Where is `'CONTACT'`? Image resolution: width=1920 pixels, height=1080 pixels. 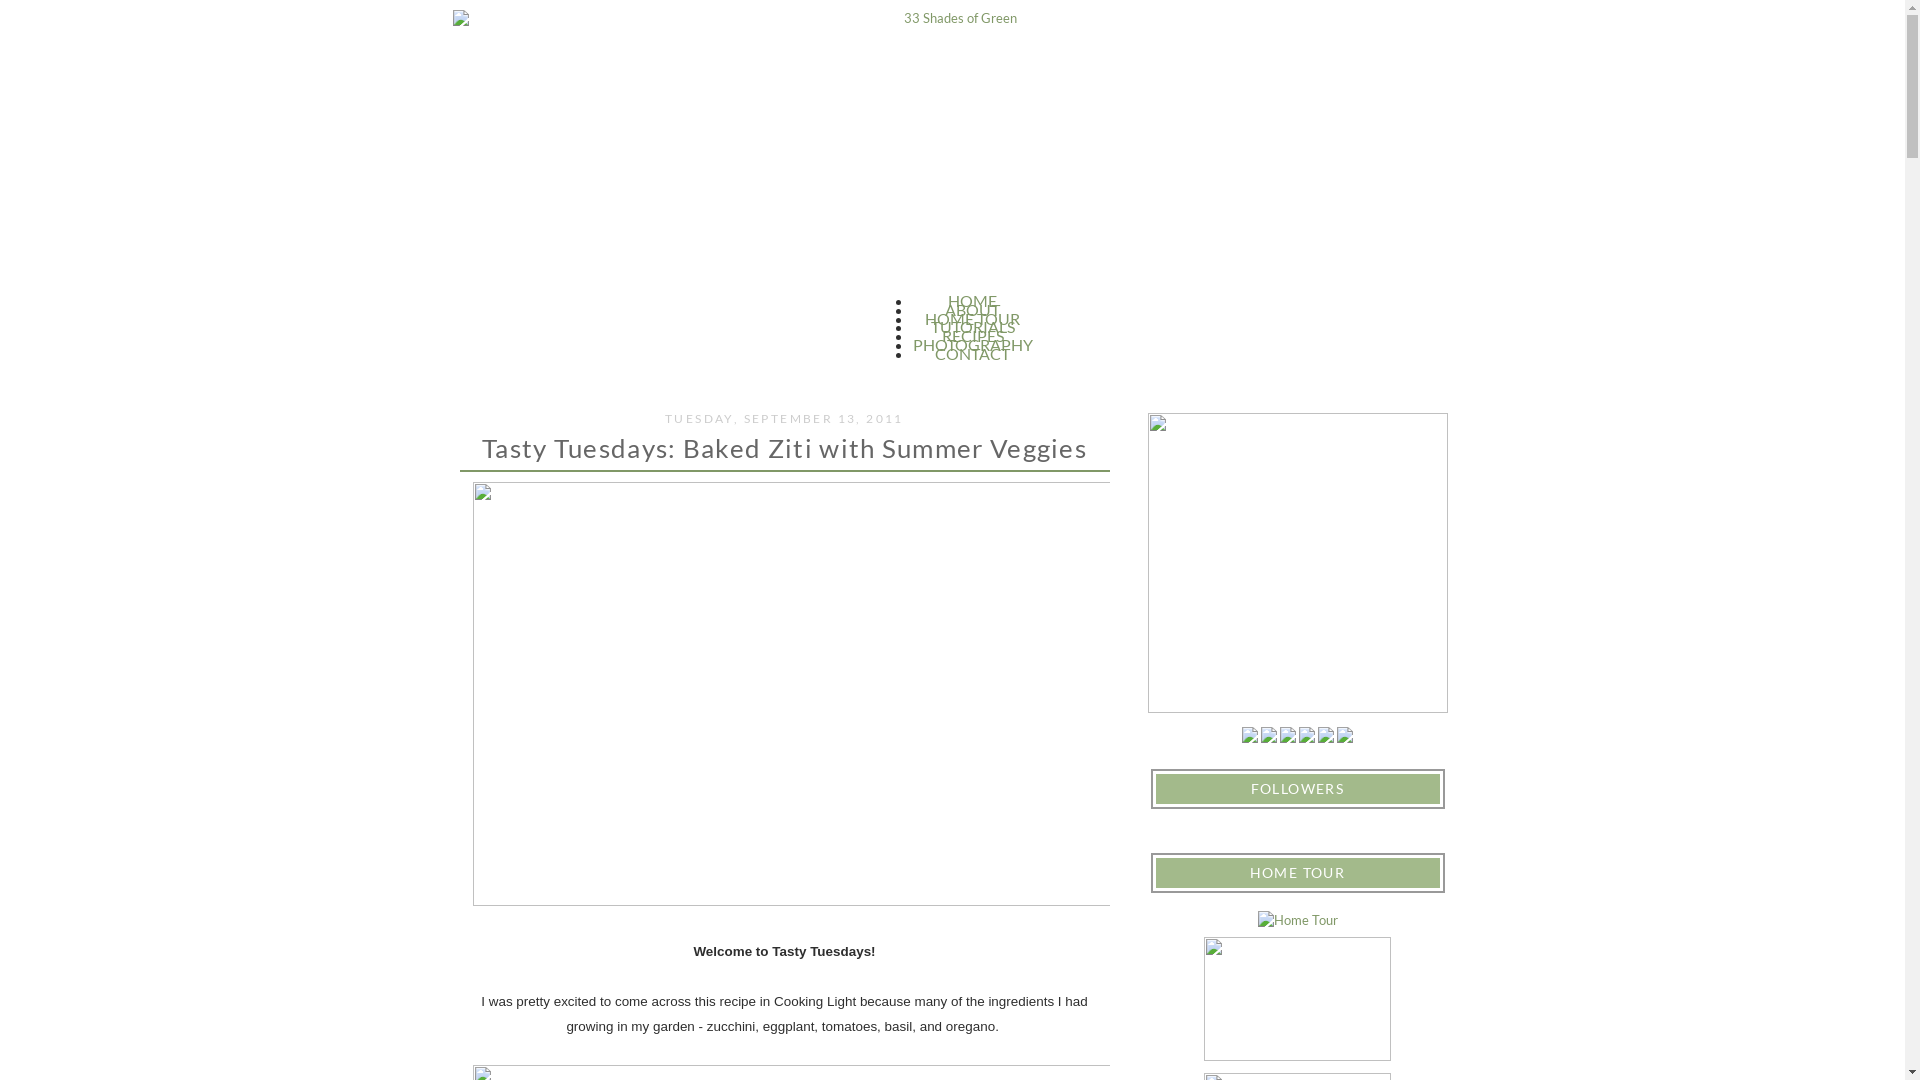 'CONTACT' is located at coordinates (972, 352).